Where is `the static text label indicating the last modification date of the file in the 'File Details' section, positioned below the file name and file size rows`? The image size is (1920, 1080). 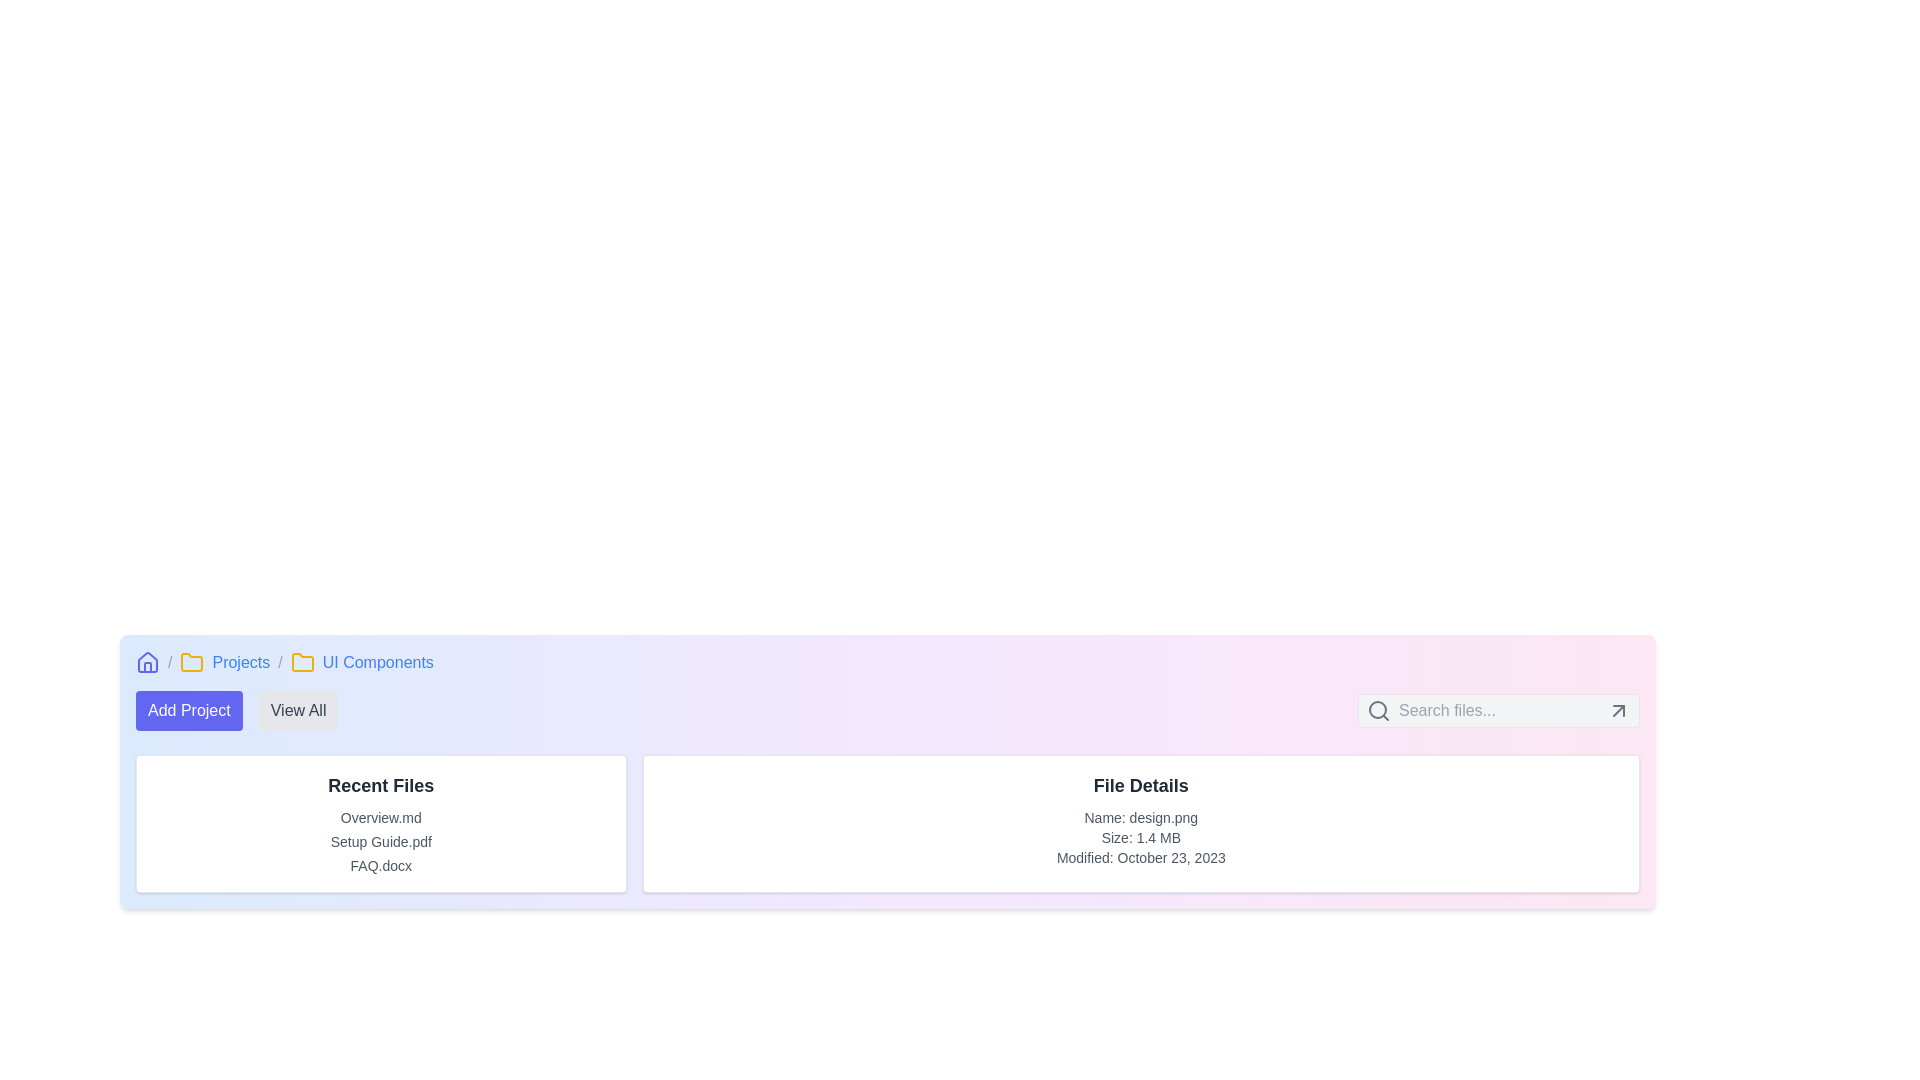 the static text label indicating the last modification date of the file in the 'File Details' section, positioned below the file name and file size rows is located at coordinates (1141, 856).